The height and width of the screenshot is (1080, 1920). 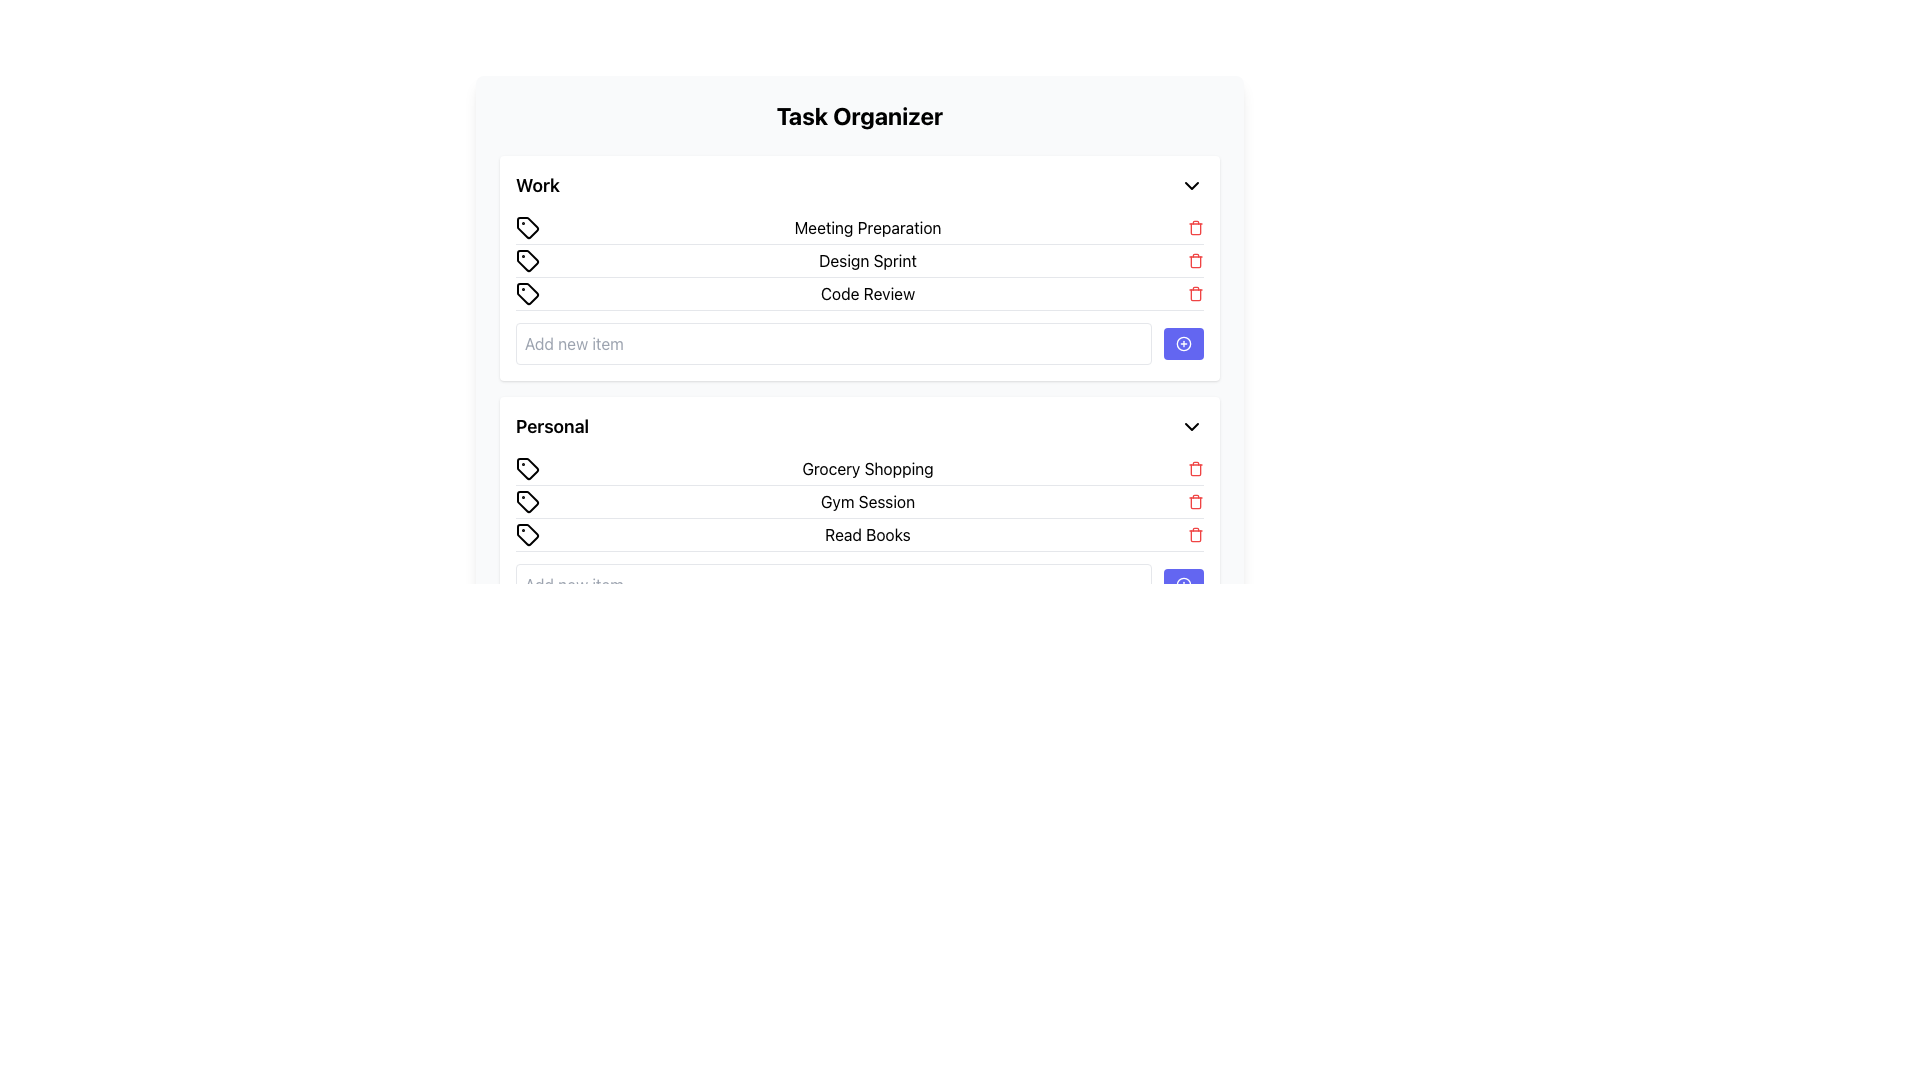 I want to click on the decorative icon associated with 'Grocery Shopping' located to the left of the text in the 'Personal' group, so click(x=528, y=469).